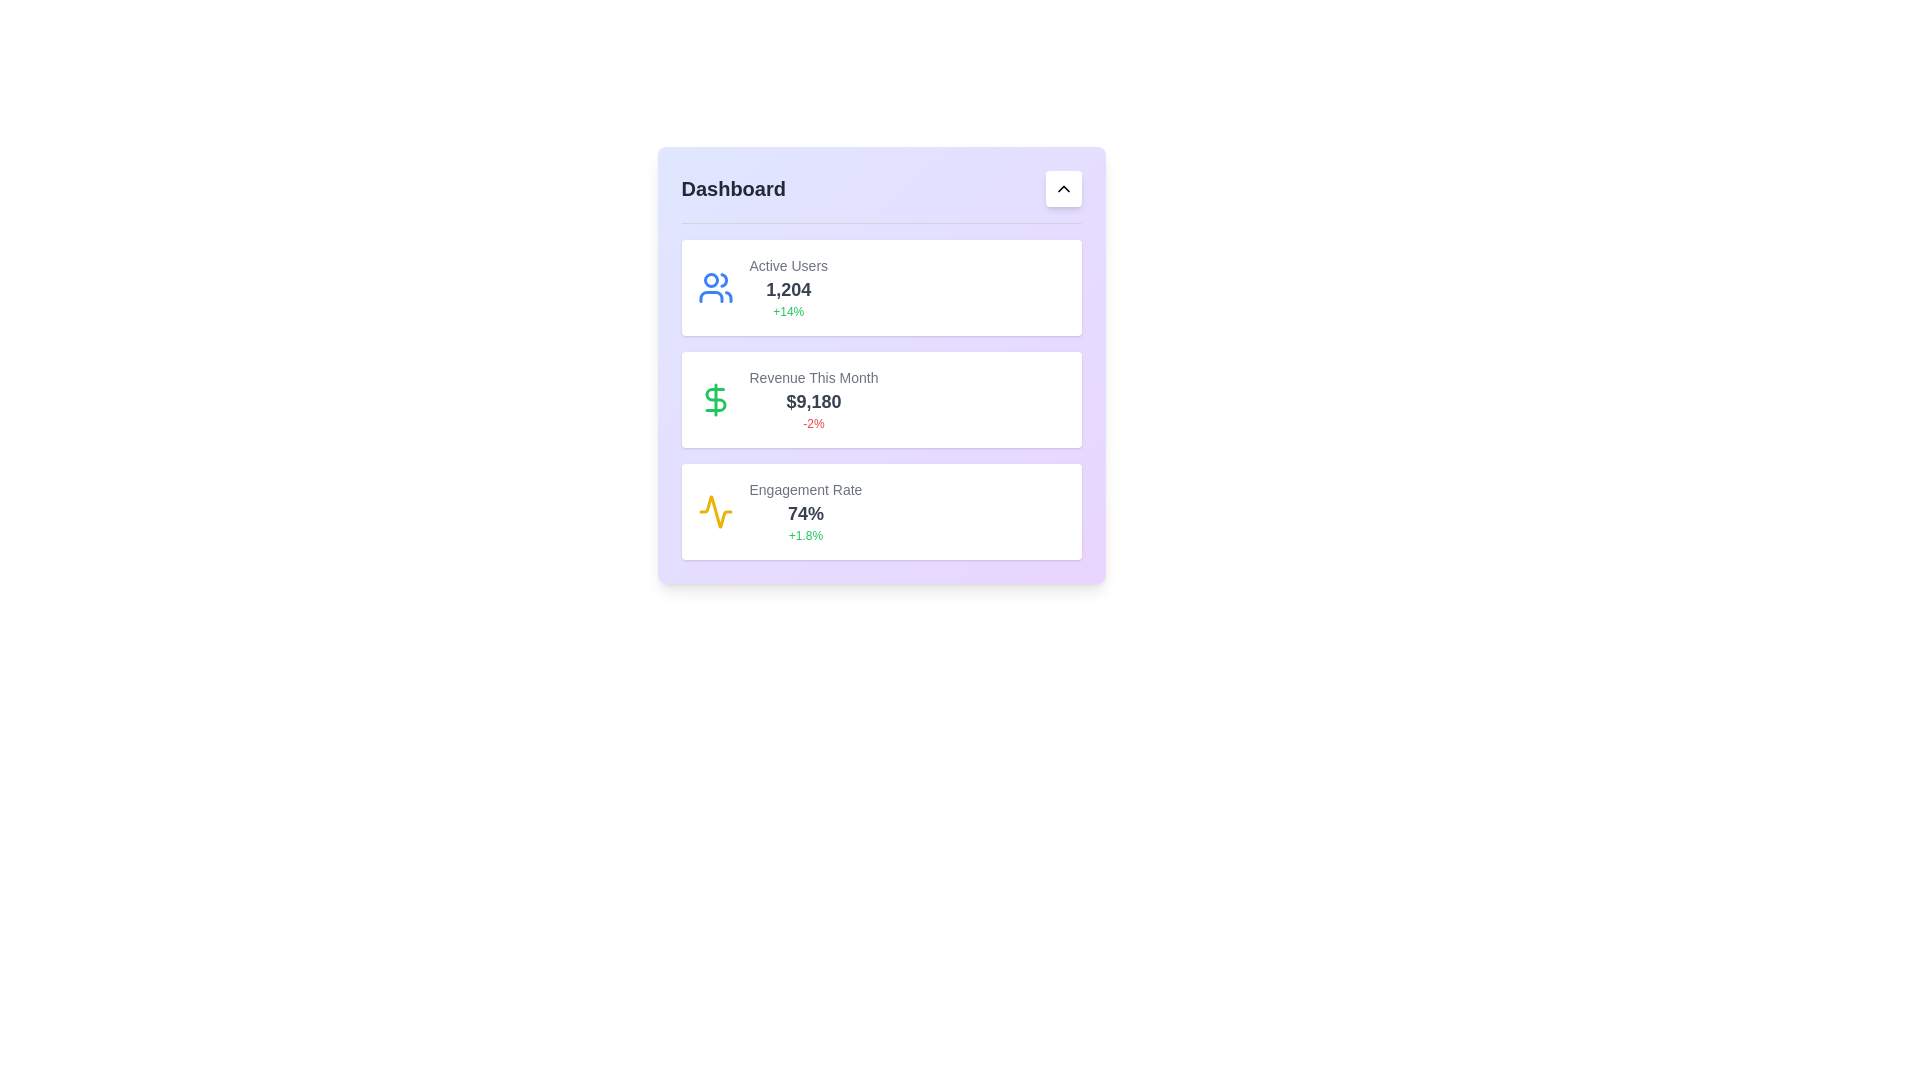 The width and height of the screenshot is (1920, 1080). Describe the element at coordinates (806, 489) in the screenshot. I see `the static text label displaying 'Engagement Rate' in small, gray-colored font, which is positioned at the top of the third card in a vertical set of cards` at that location.